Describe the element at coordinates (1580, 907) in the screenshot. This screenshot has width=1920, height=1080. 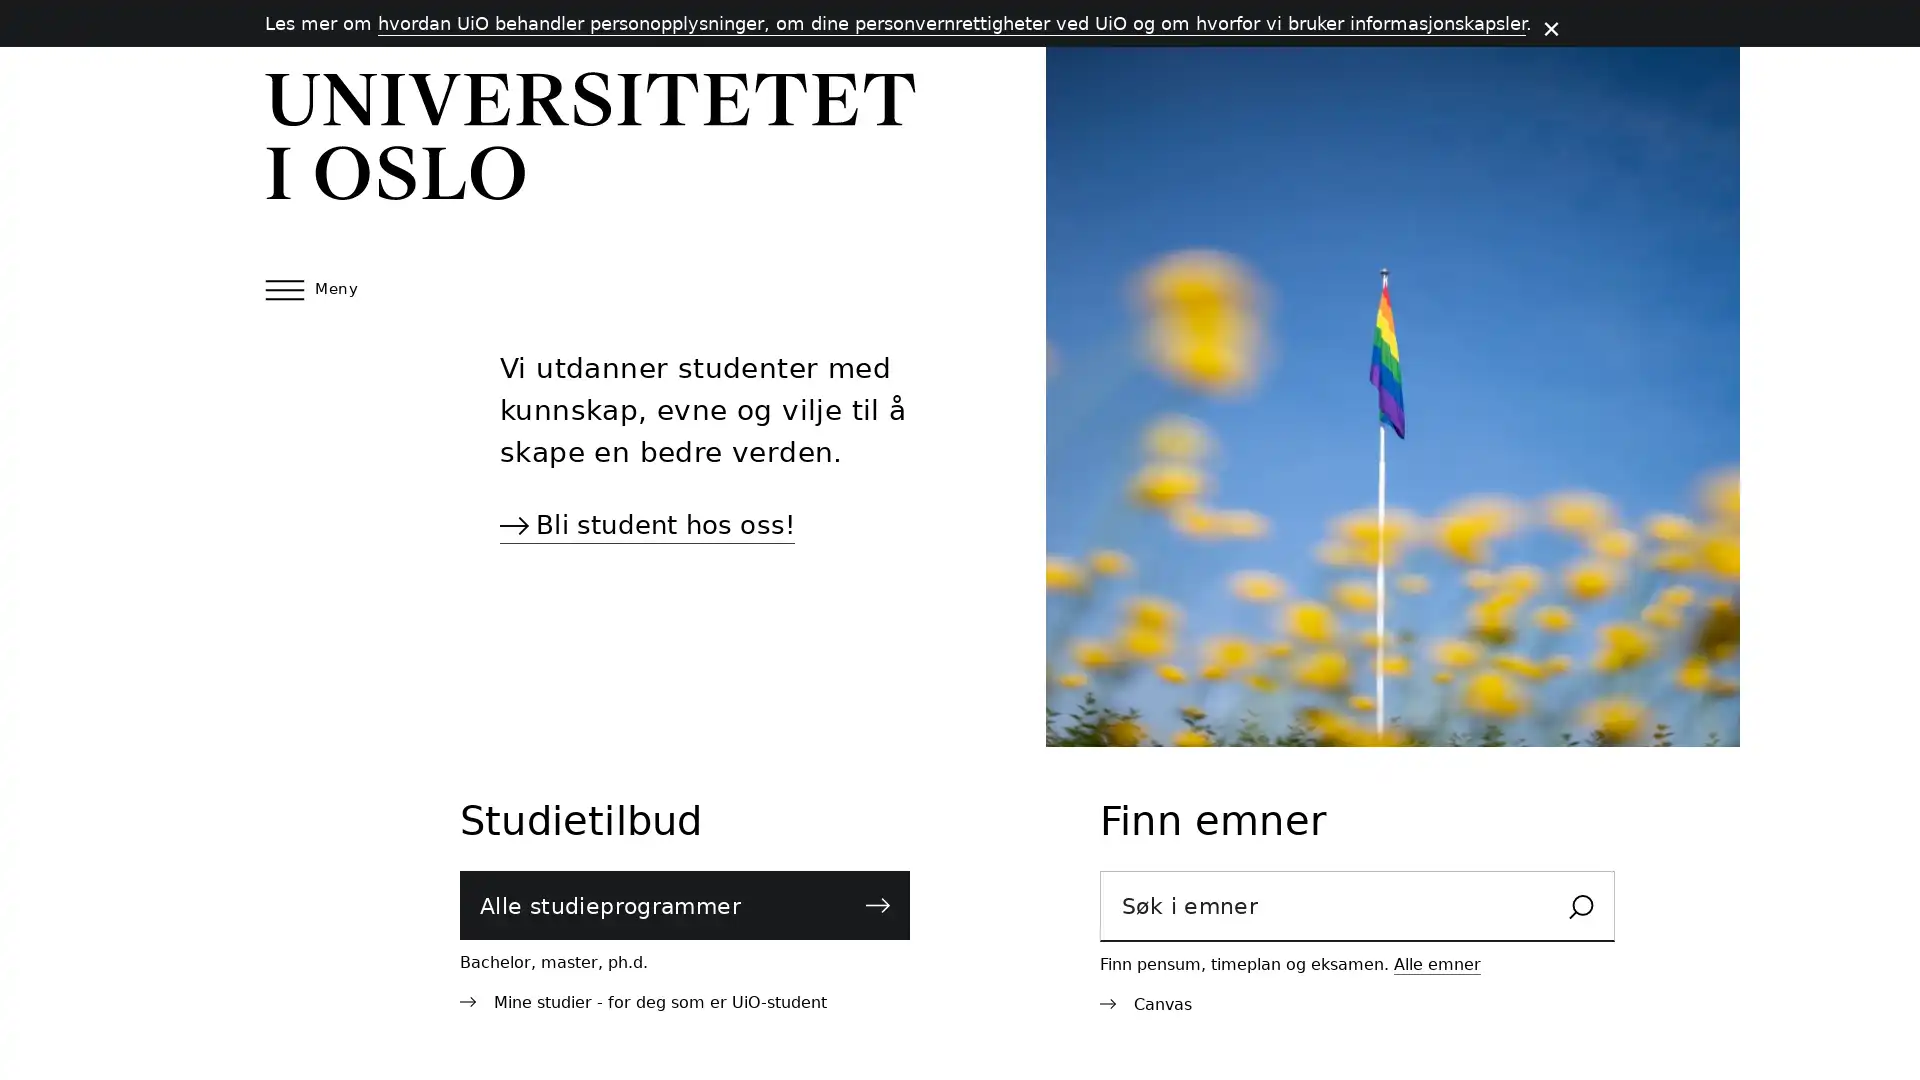
I see `Sk` at that location.